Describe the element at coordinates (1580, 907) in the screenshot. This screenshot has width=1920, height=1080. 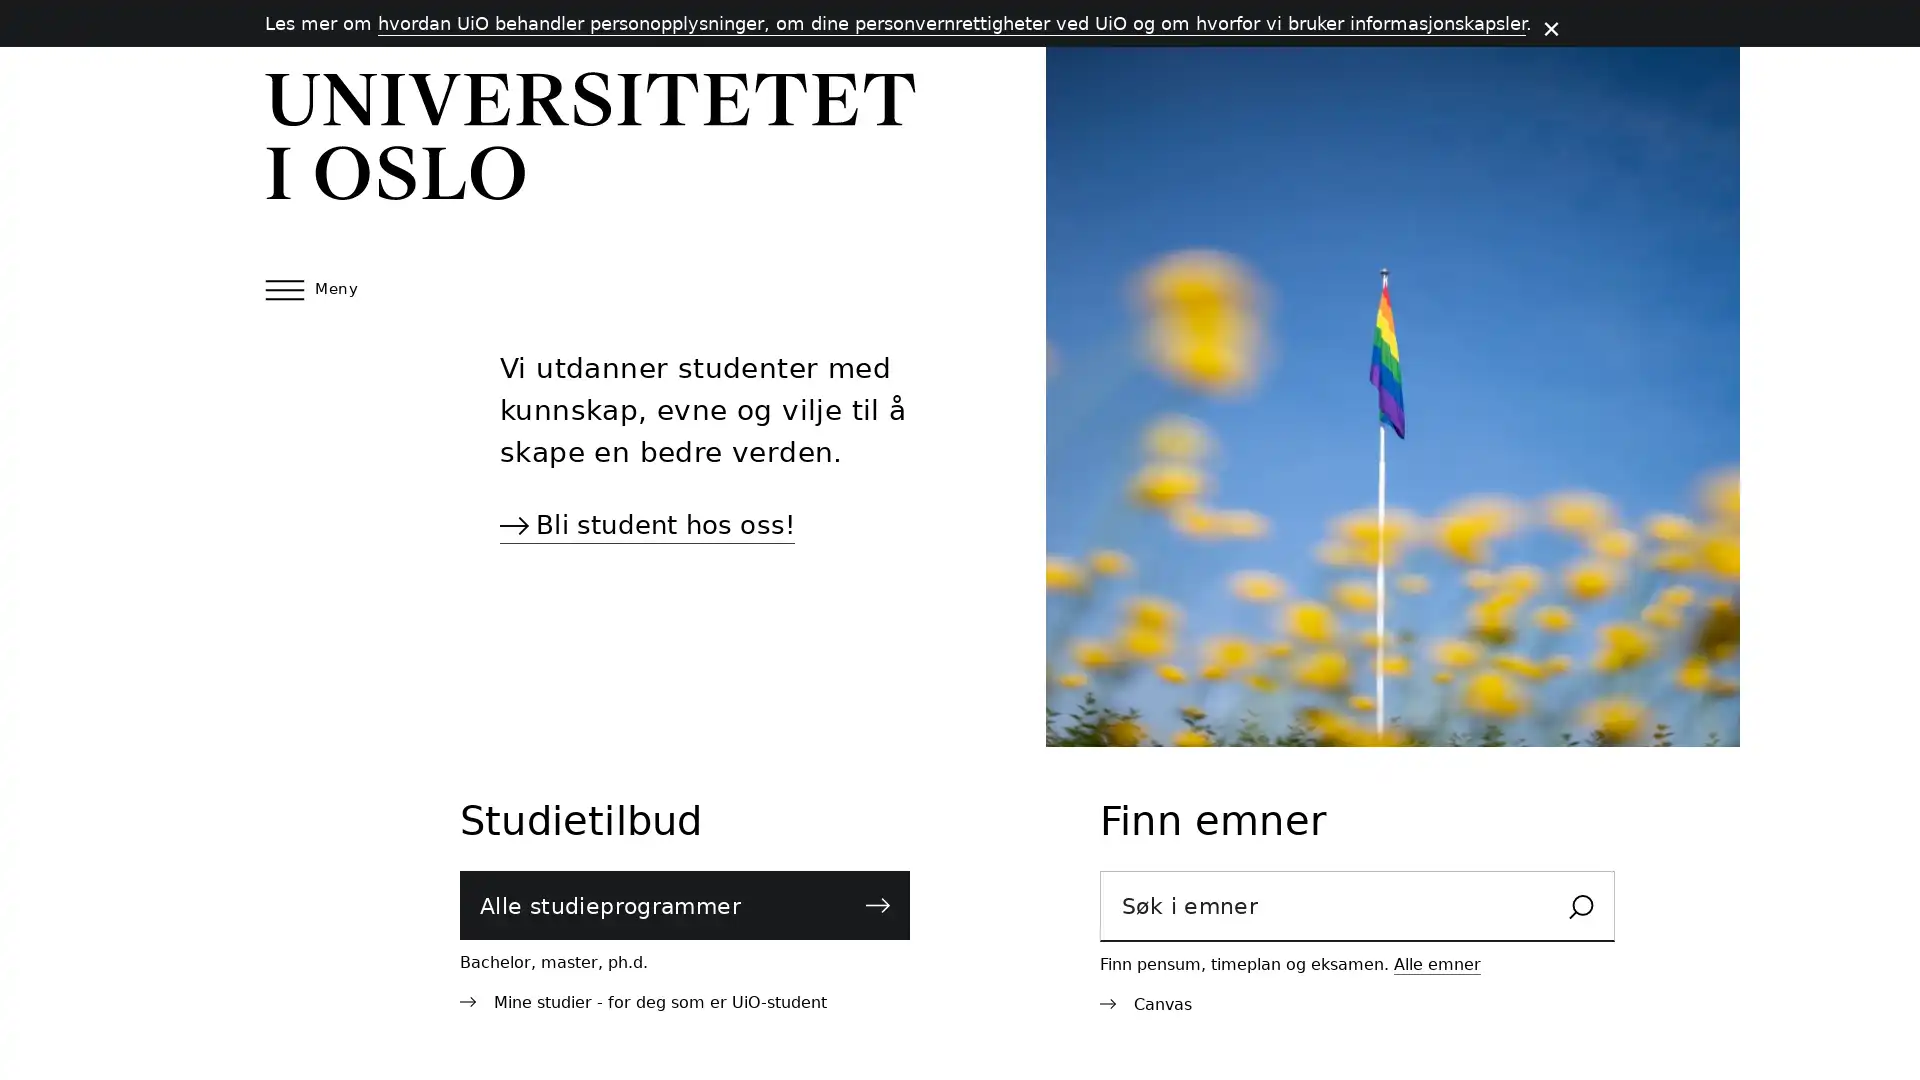
I see `Sk` at that location.